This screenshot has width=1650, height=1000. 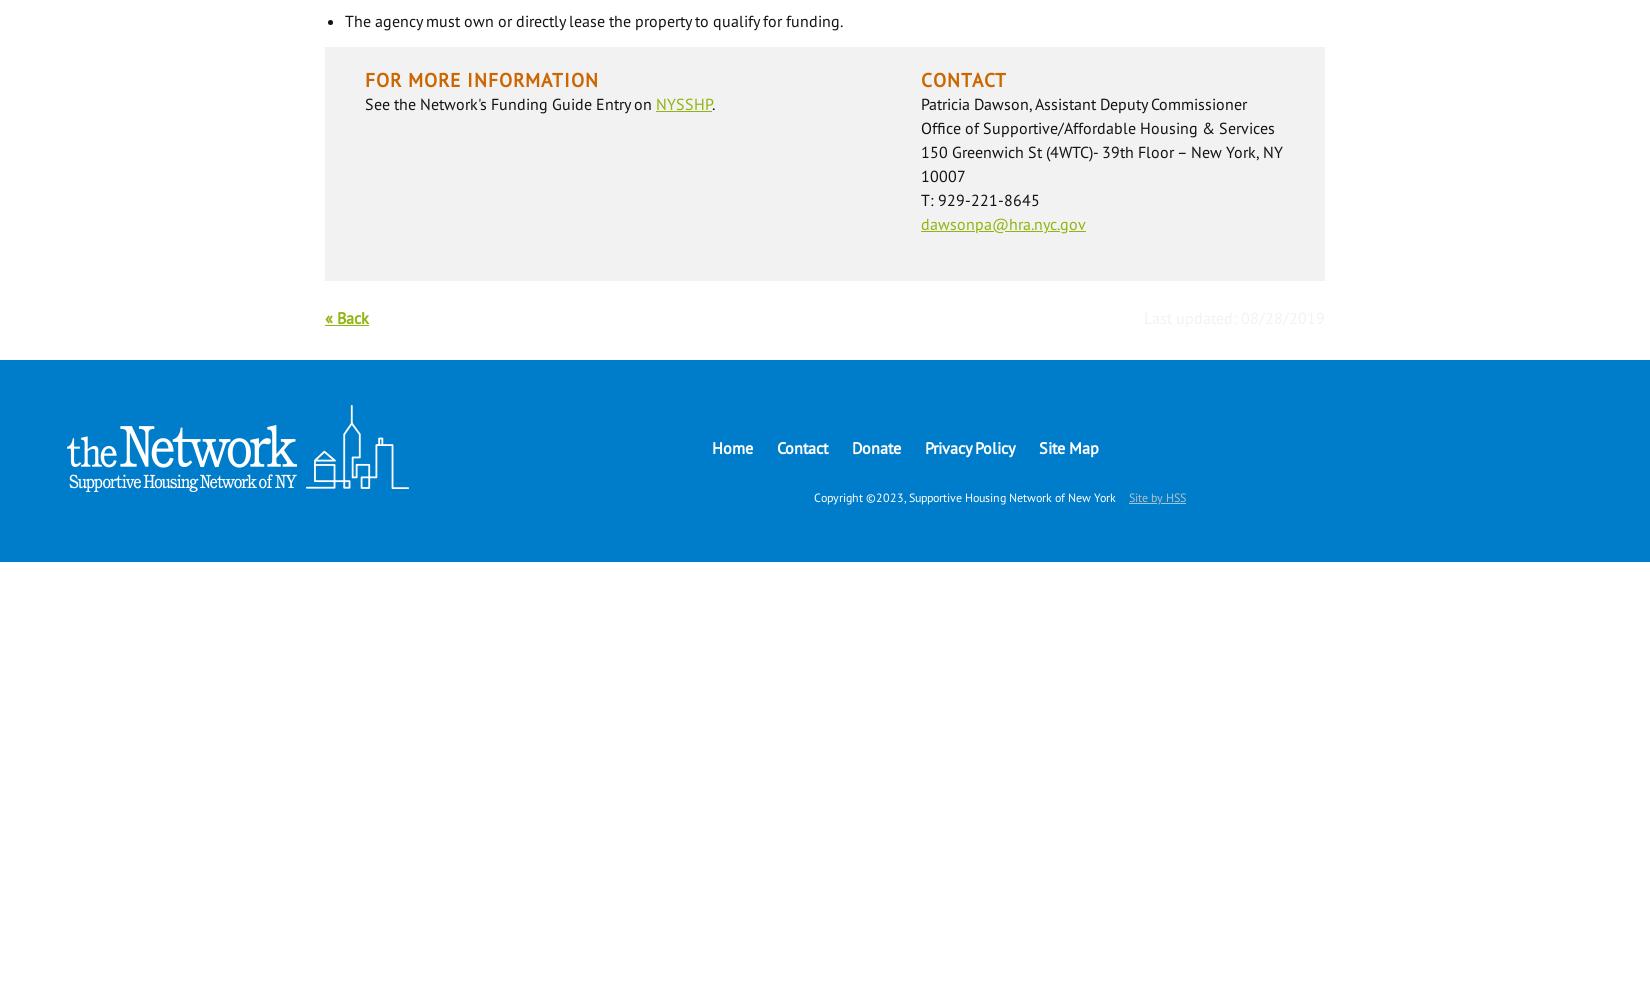 What do you see at coordinates (509, 103) in the screenshot?
I see `'See the Network's Funding Guide Entry on'` at bounding box center [509, 103].